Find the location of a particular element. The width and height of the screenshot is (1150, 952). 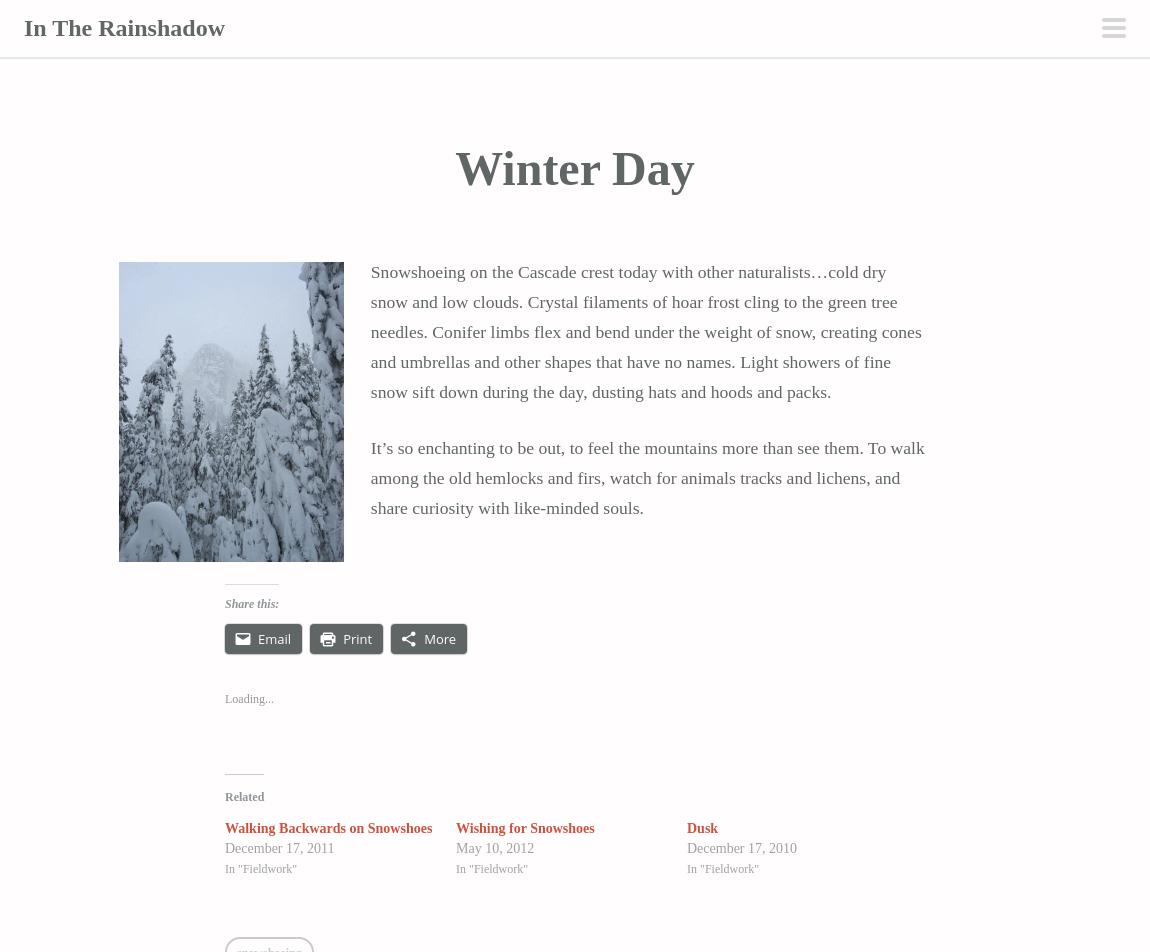

'Share this:' is located at coordinates (250, 604).